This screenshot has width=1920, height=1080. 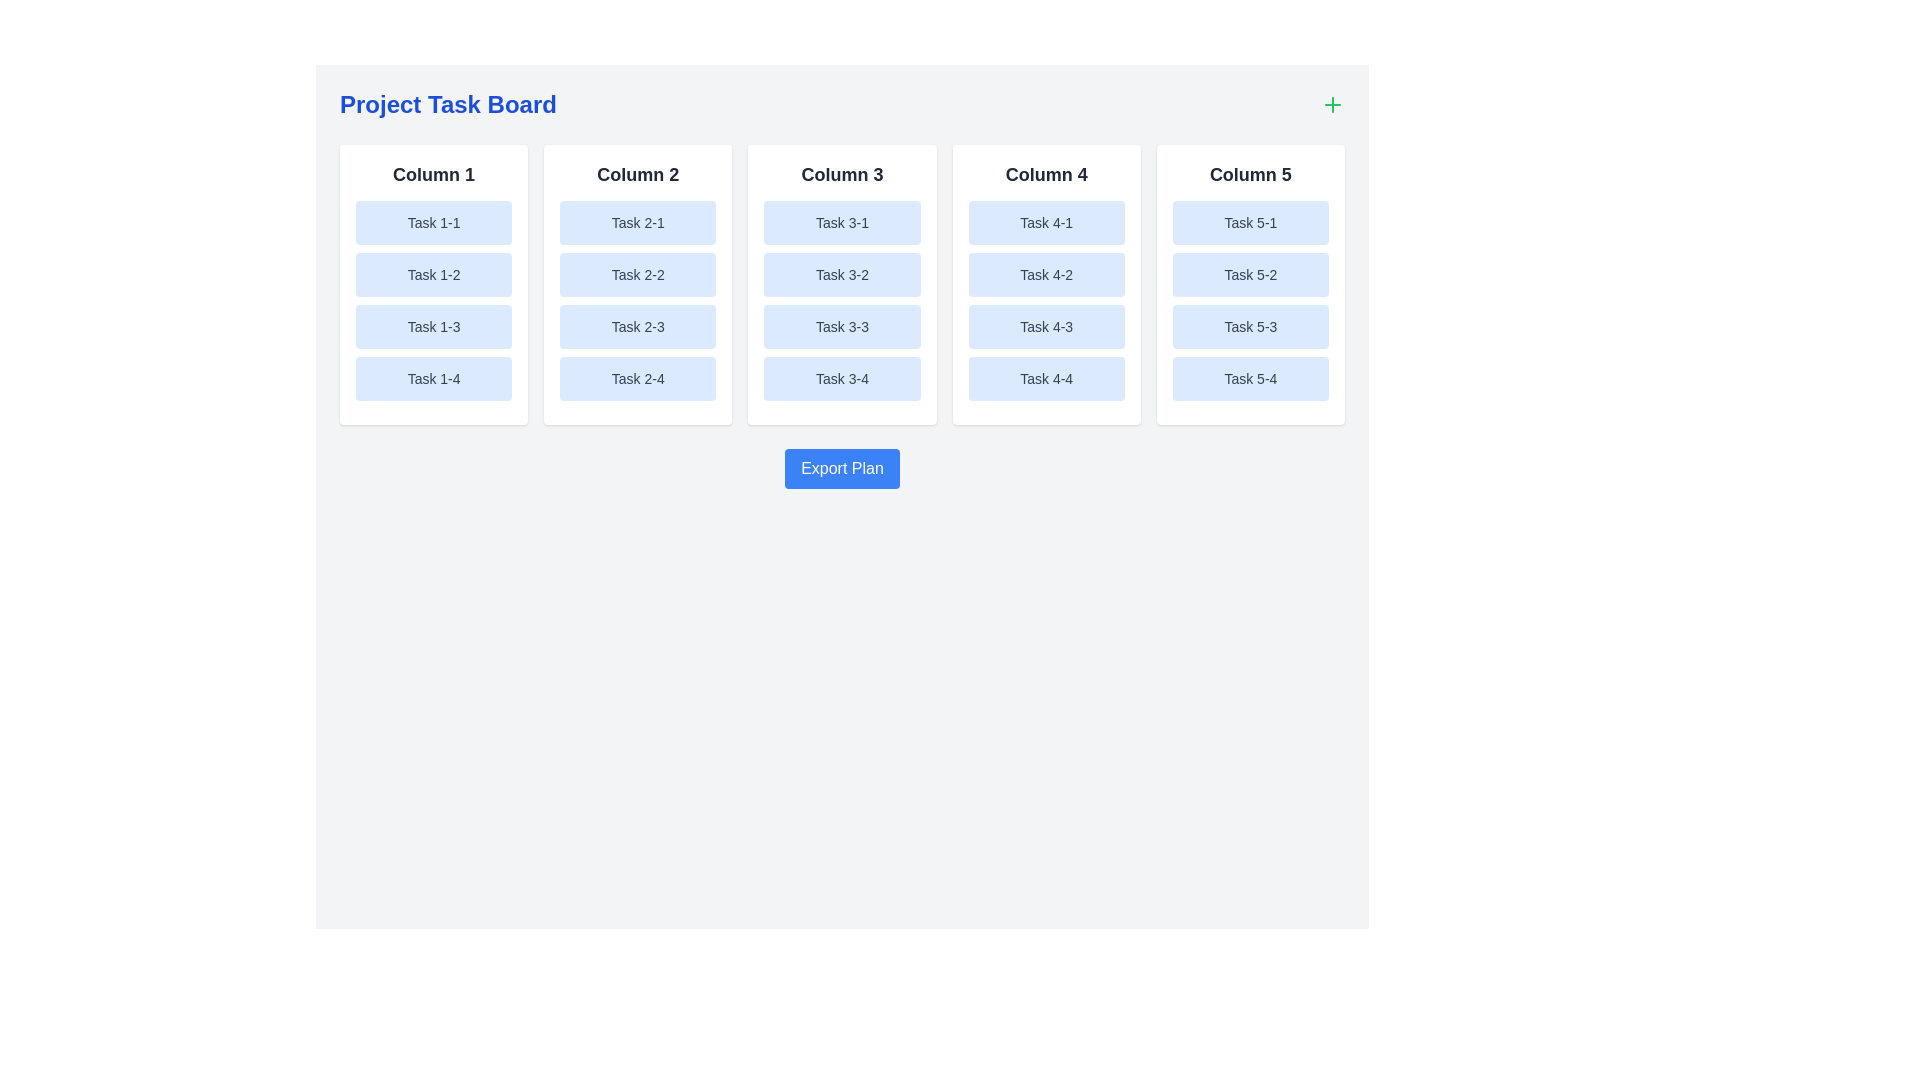 I want to click on the '+' button to initiate the process of adding a new task column or item, so click(x=1333, y=104).